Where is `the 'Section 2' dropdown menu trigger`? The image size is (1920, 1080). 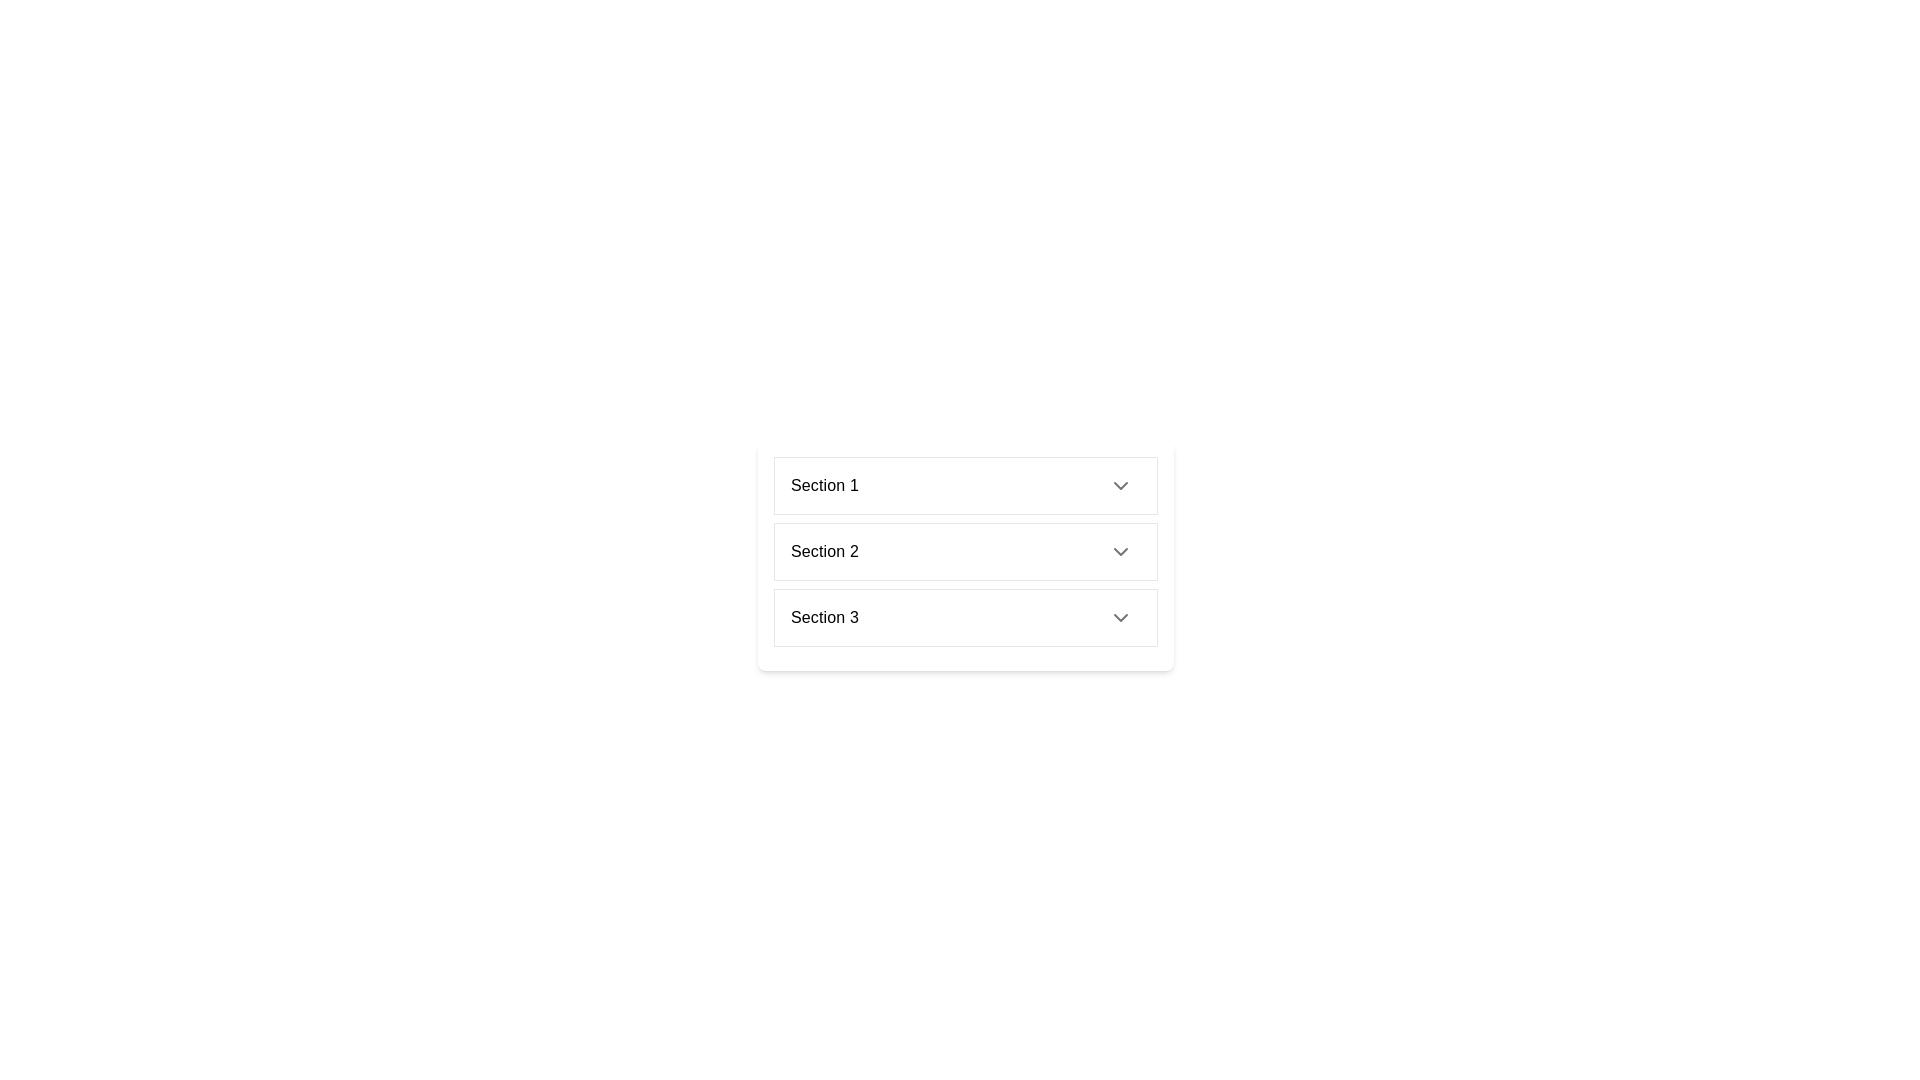
the 'Section 2' dropdown menu trigger is located at coordinates (965, 547).